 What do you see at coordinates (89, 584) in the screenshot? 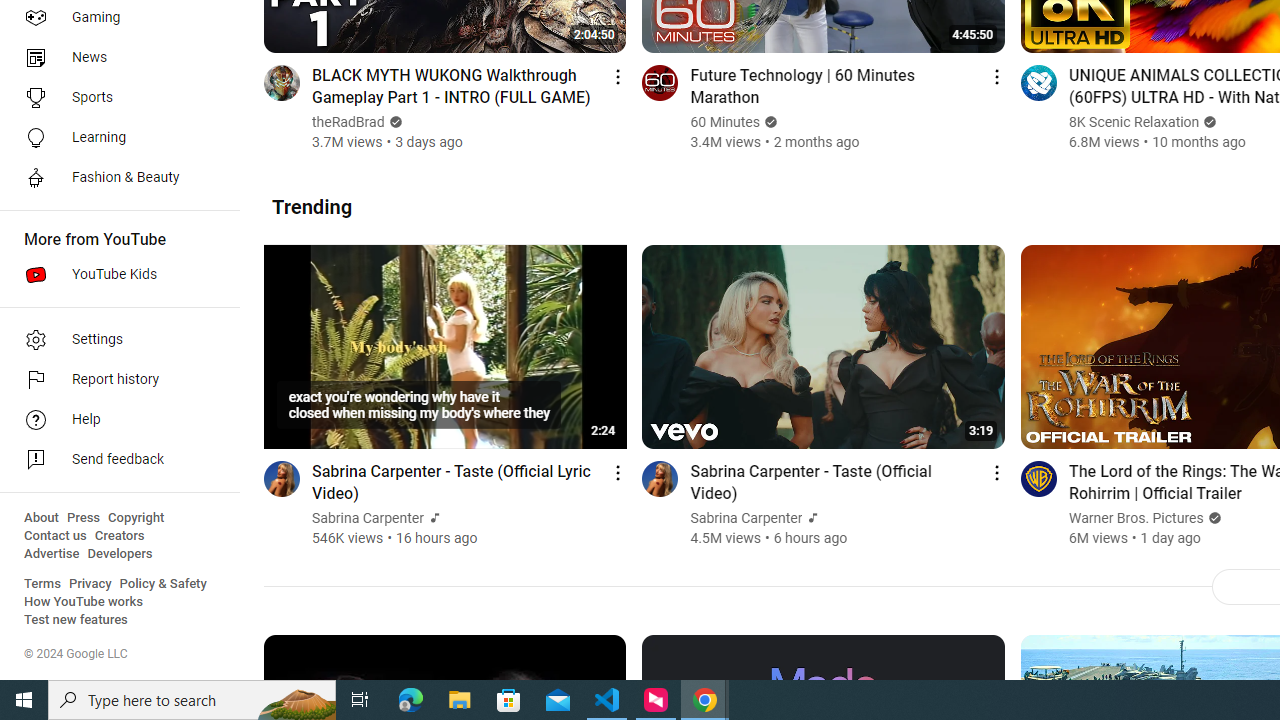
I see `'Privacy'` at bounding box center [89, 584].